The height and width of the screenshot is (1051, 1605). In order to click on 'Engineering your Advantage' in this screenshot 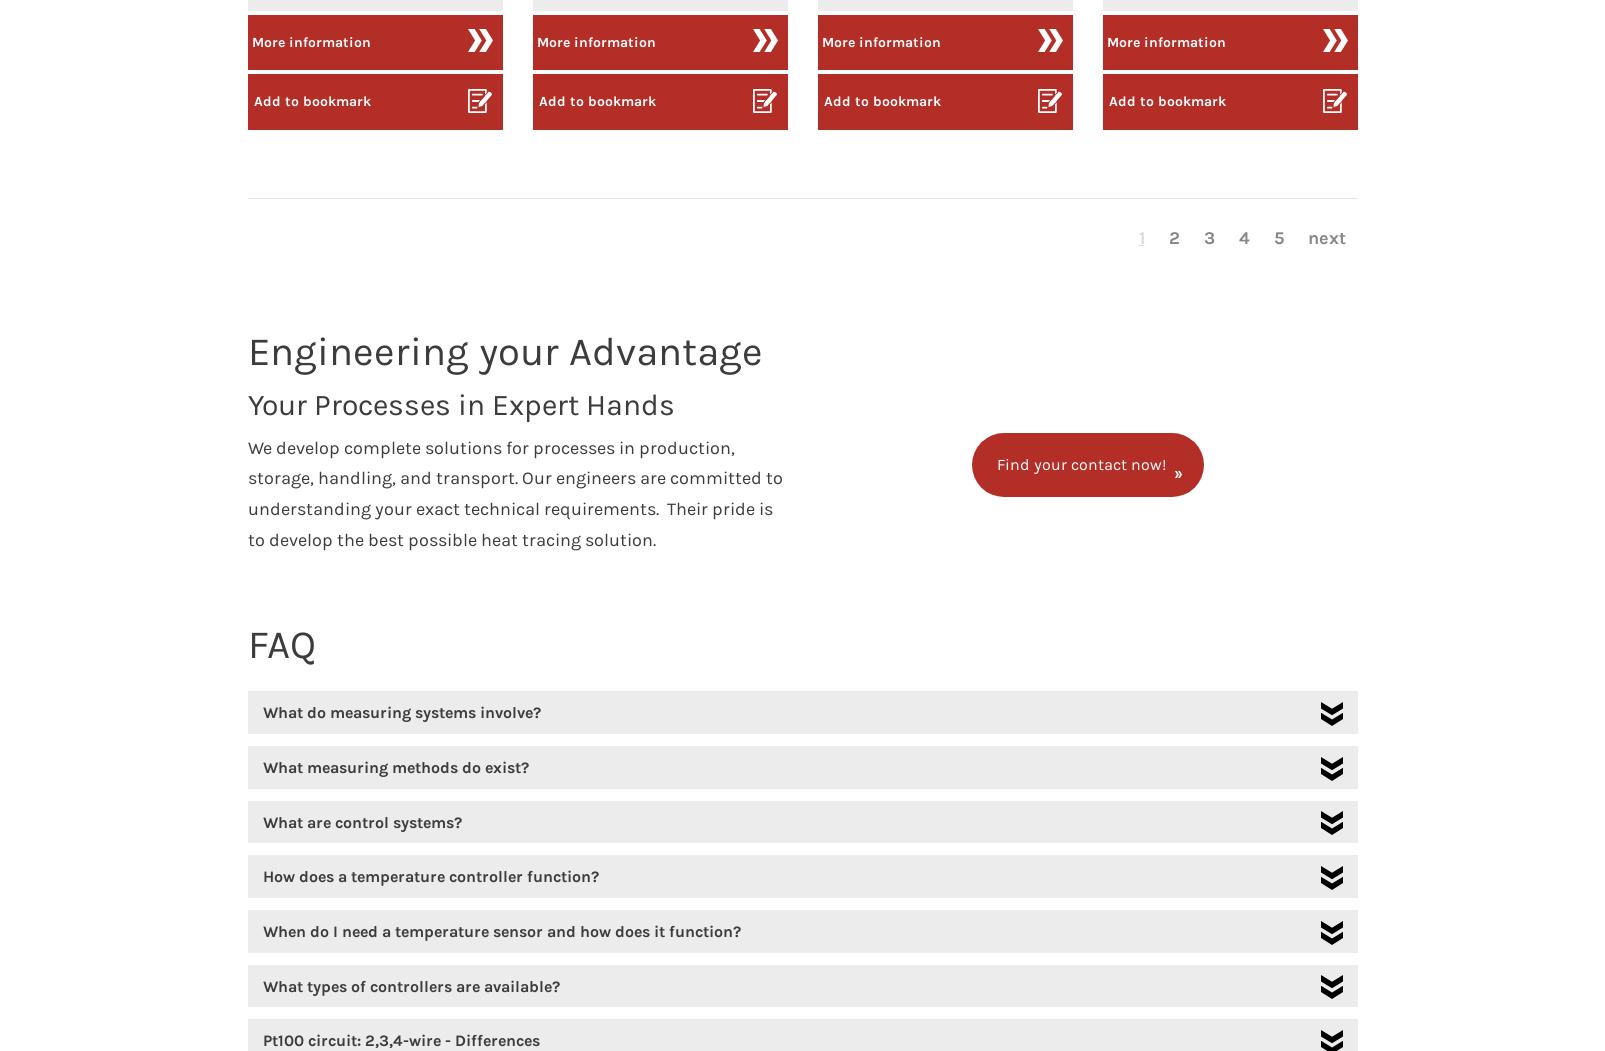, I will do `click(504, 350)`.